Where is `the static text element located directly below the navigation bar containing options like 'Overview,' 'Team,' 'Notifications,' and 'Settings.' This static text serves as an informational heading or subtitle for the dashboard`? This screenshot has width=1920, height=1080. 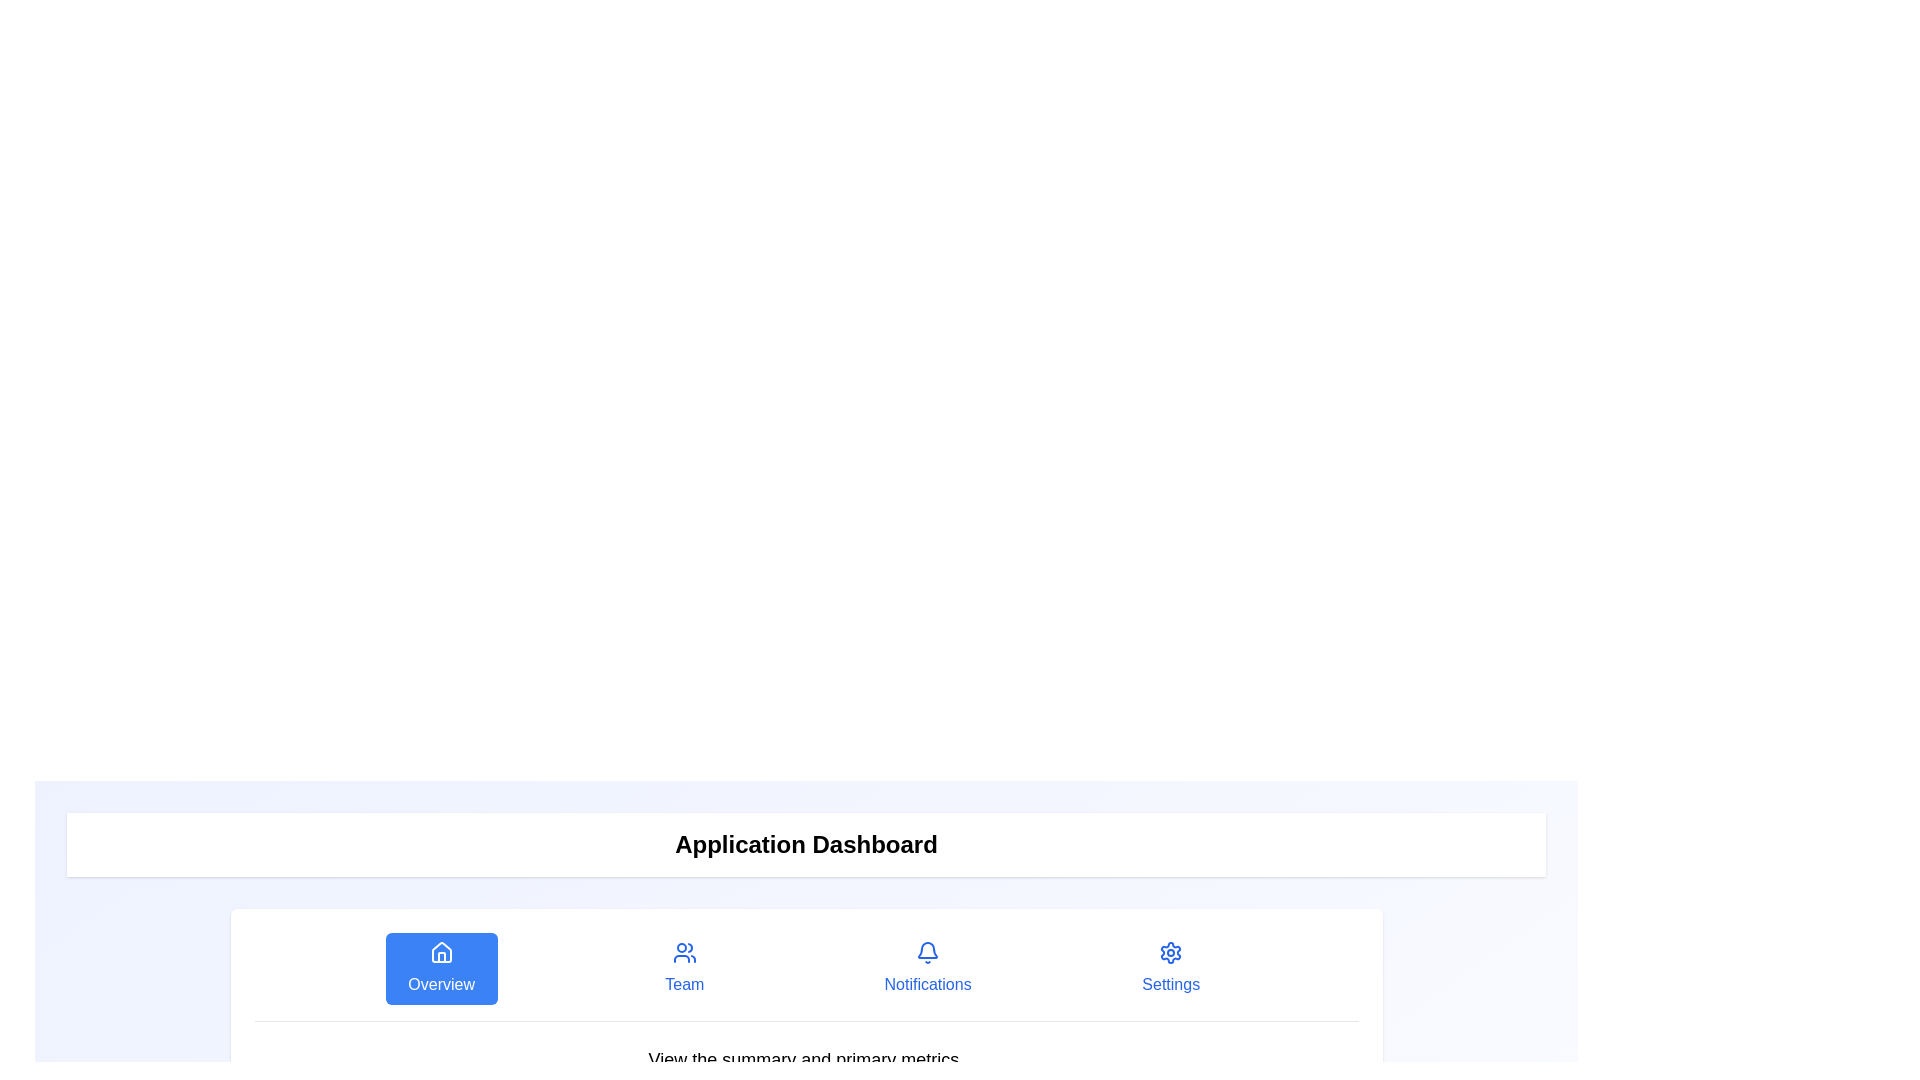 the static text element located directly below the navigation bar containing options like 'Overview,' 'Team,' 'Notifications,' and 'Settings.' This static text serves as an informational heading or subtitle for the dashboard is located at coordinates (806, 1059).